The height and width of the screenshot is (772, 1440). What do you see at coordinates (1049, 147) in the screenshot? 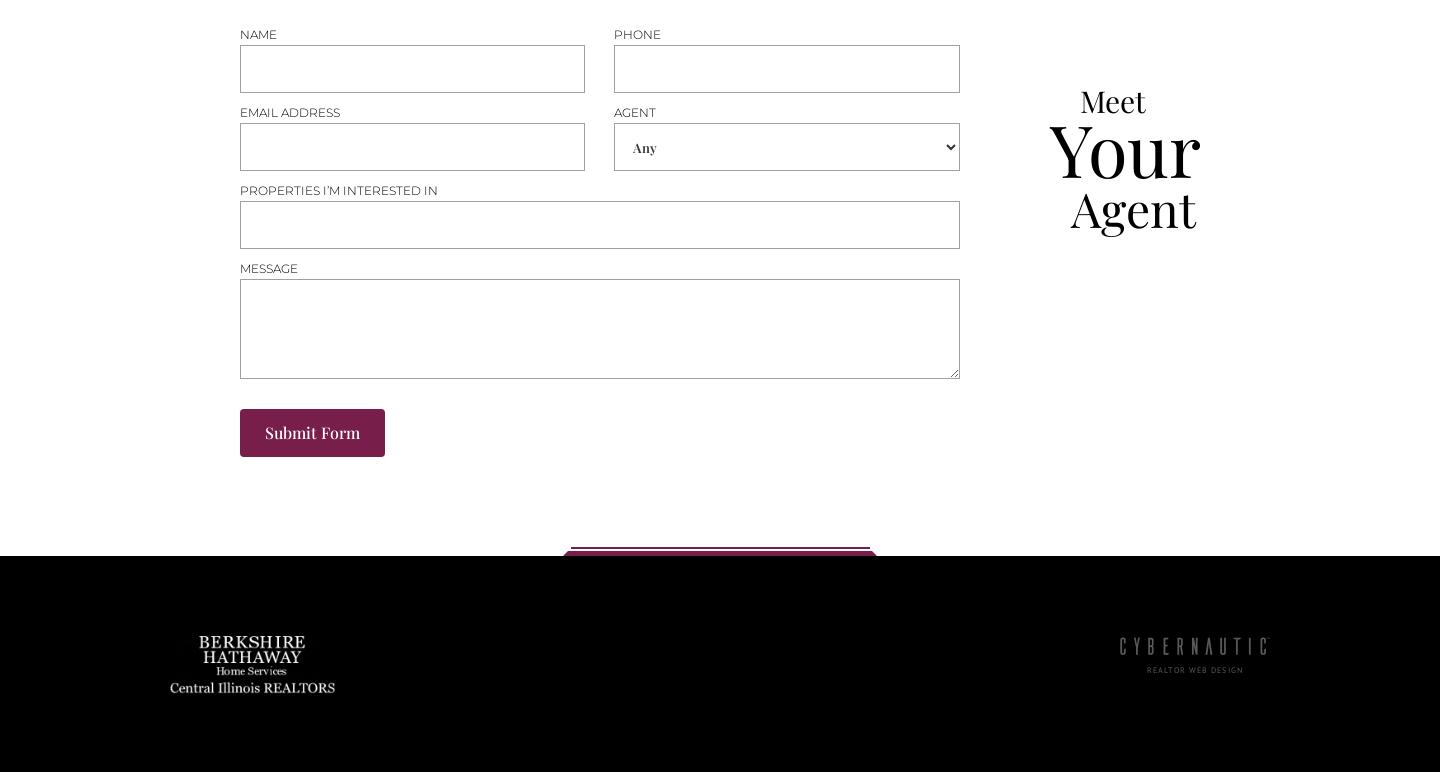
I see `'Your'` at bounding box center [1049, 147].